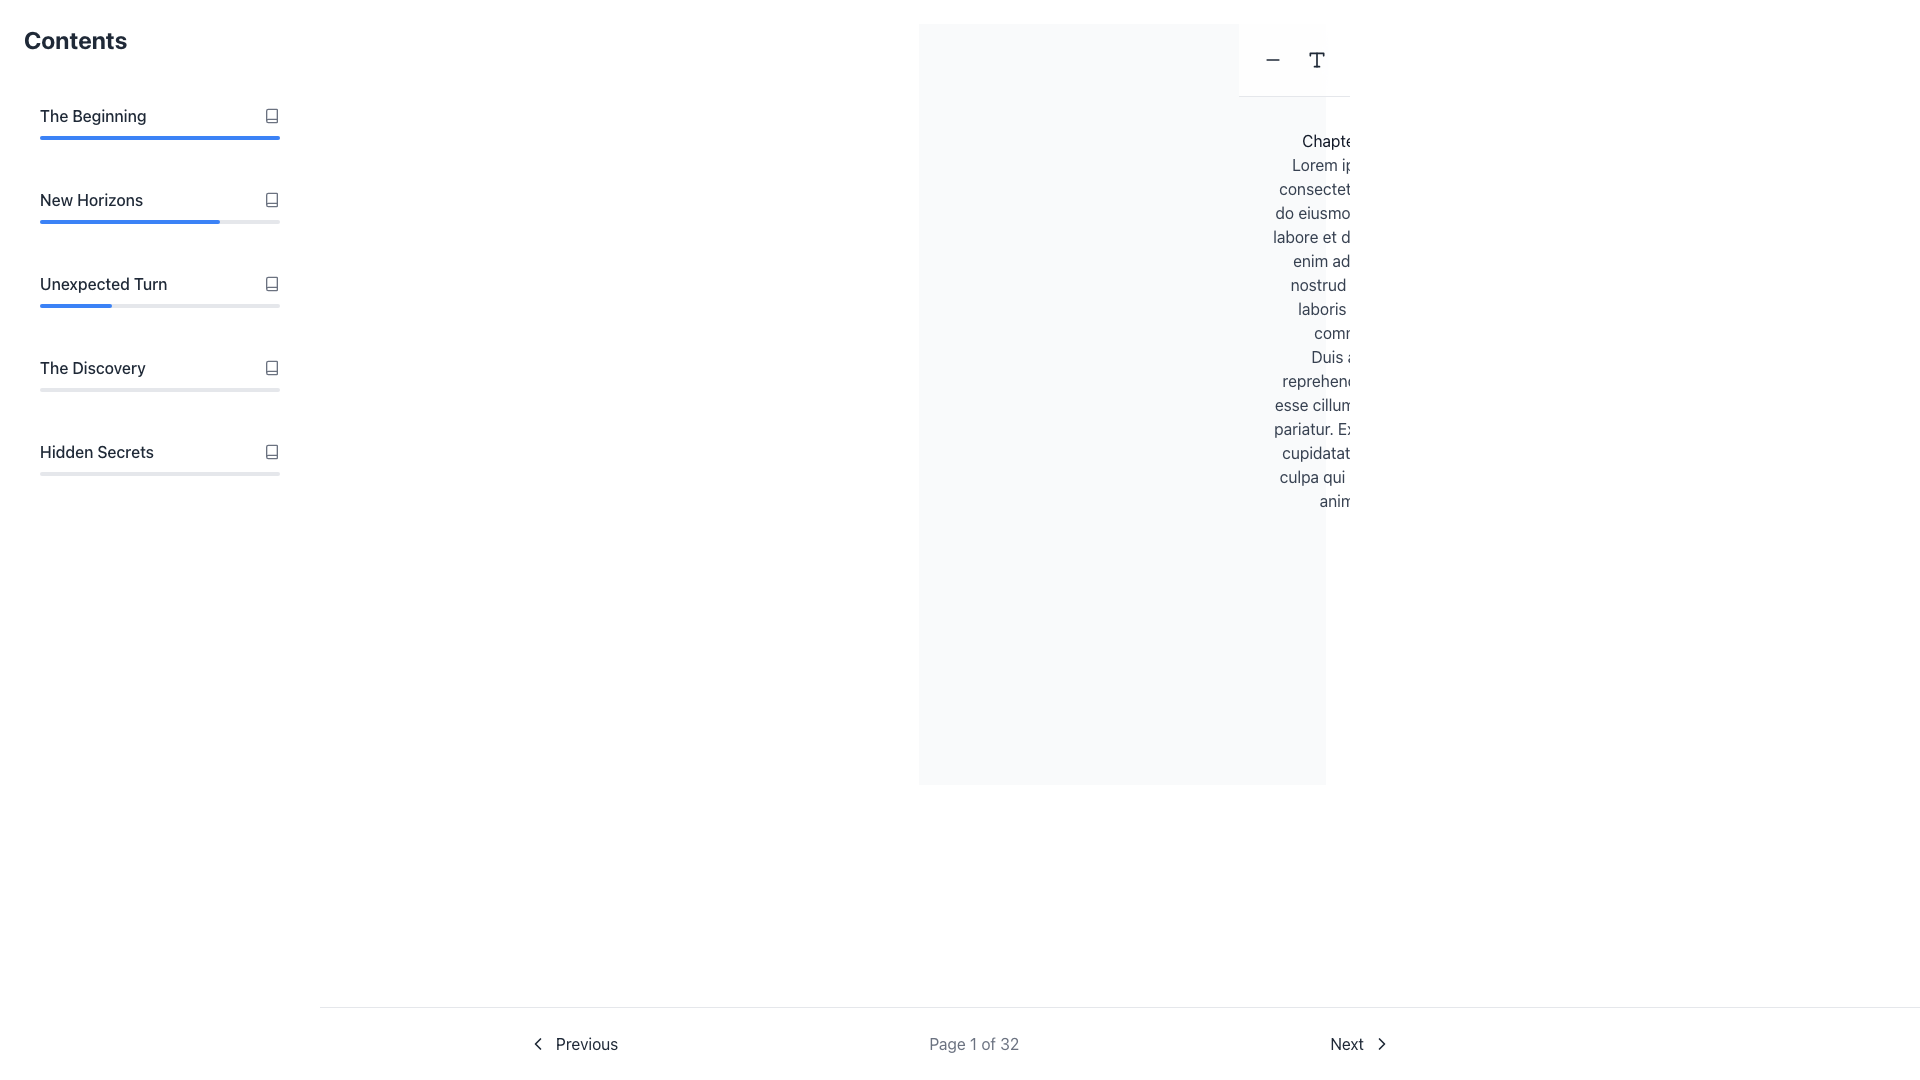 Image resolution: width=1920 pixels, height=1080 pixels. What do you see at coordinates (158, 115) in the screenshot?
I see `the first item labeled 'Contents' in the vertically stacked navigation list, which serves as a navigational link to the respective chapter or section` at bounding box center [158, 115].